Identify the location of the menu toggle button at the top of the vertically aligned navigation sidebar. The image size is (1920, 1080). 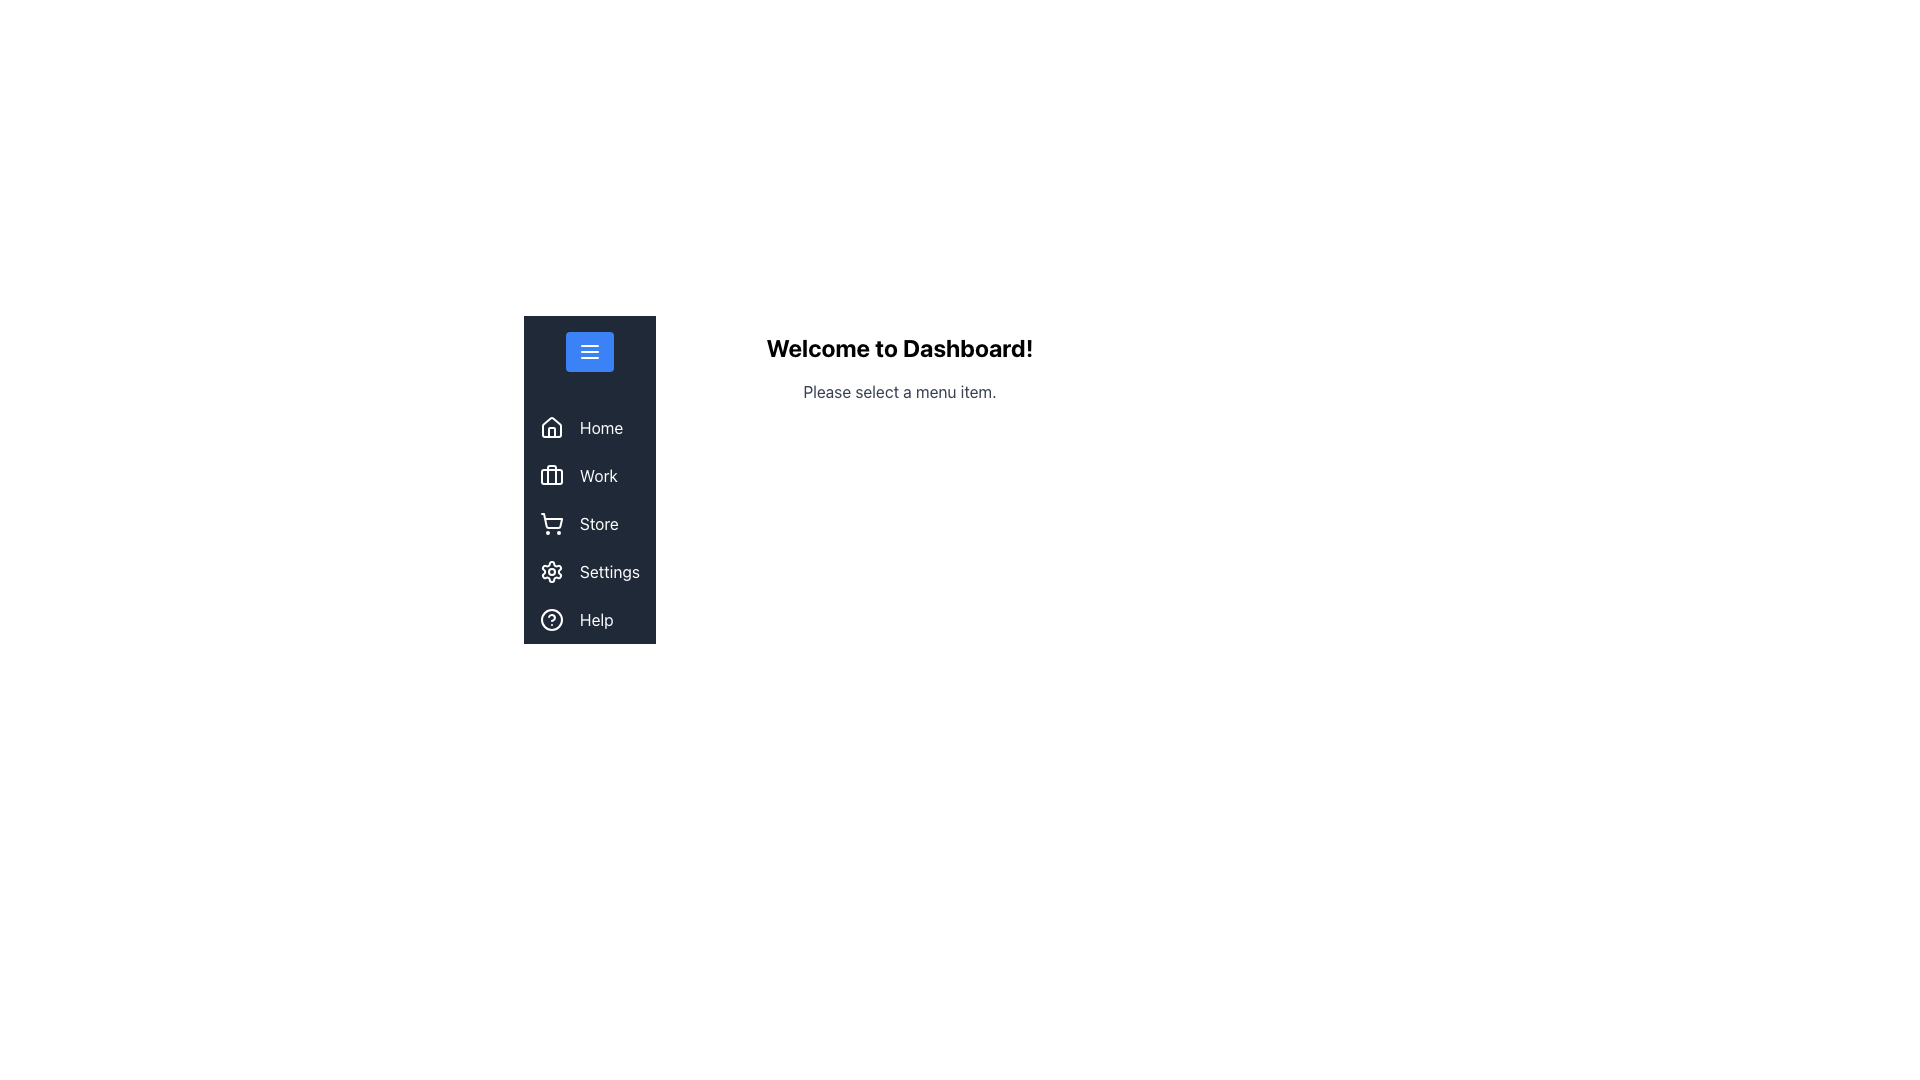
(589, 350).